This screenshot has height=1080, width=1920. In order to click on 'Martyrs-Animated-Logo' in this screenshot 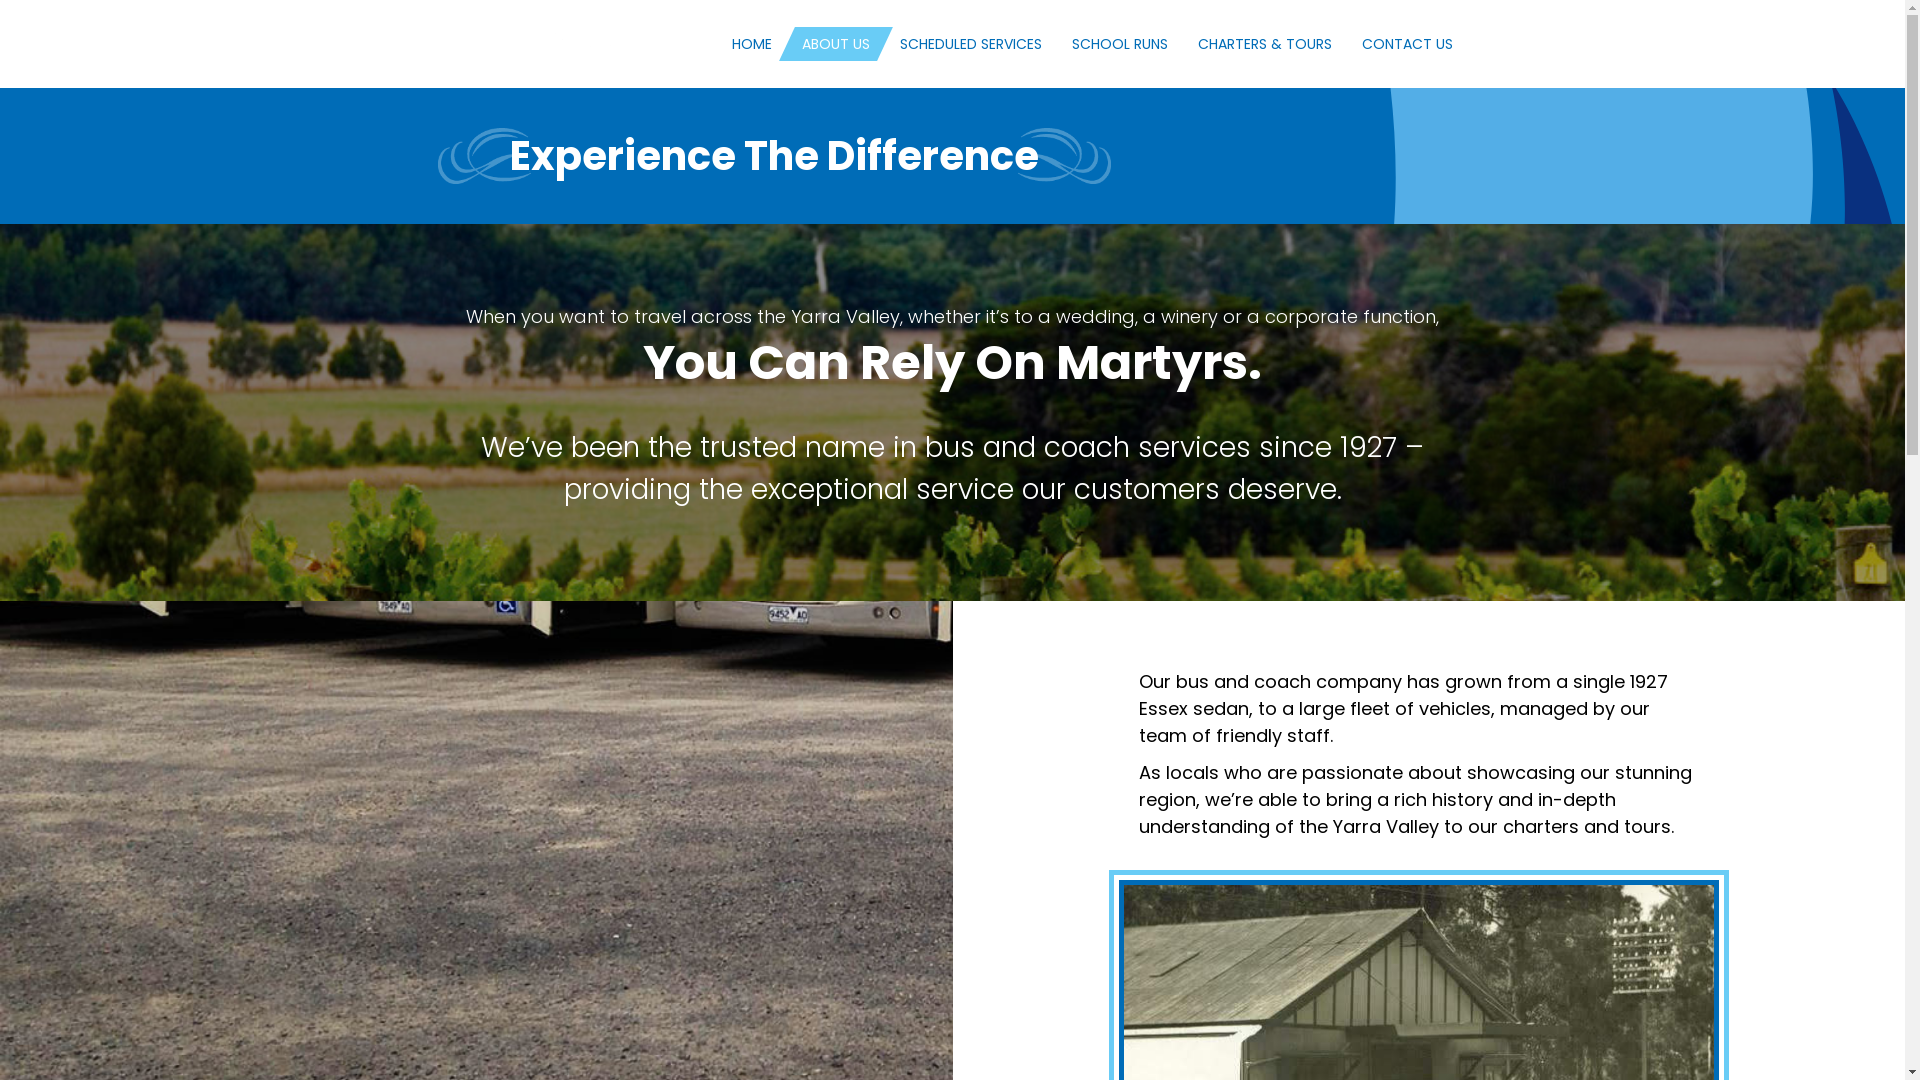, I will do `click(524, 43)`.